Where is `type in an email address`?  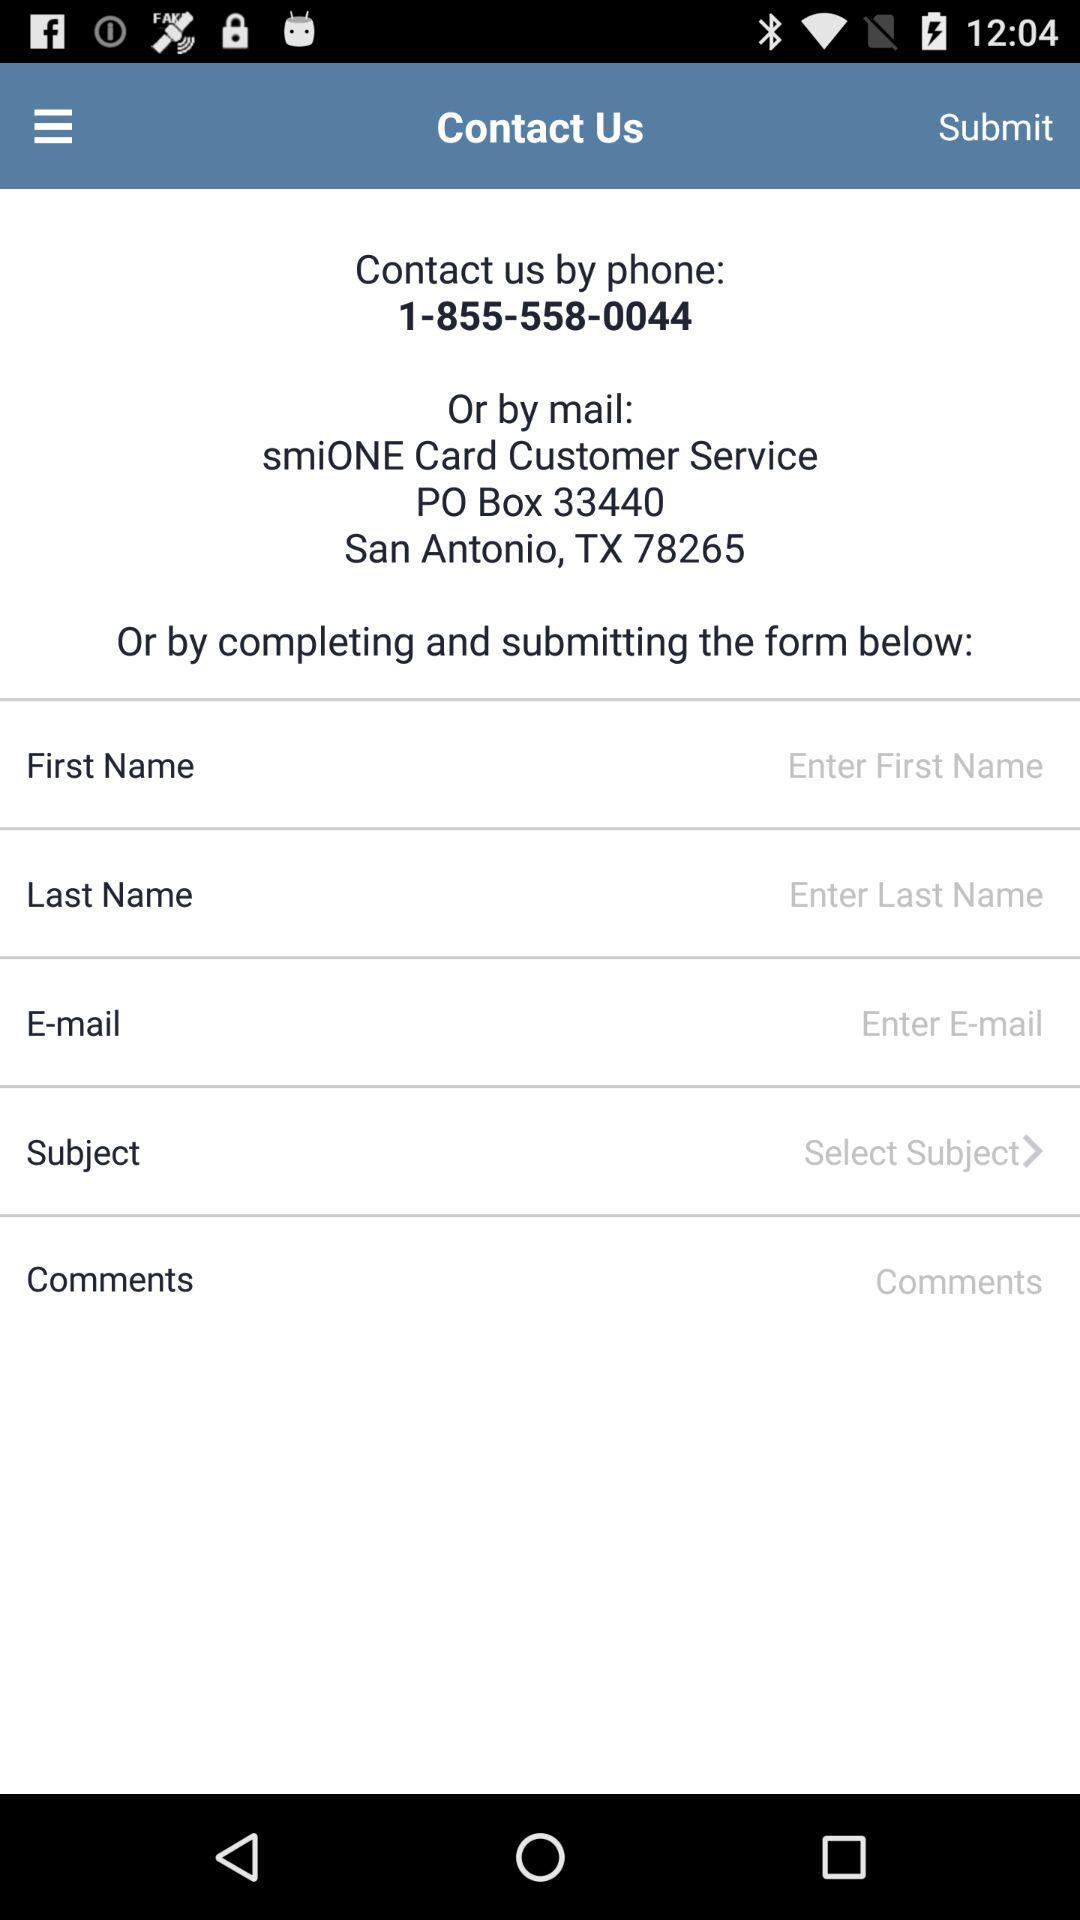
type in an email address is located at coordinates (599, 1022).